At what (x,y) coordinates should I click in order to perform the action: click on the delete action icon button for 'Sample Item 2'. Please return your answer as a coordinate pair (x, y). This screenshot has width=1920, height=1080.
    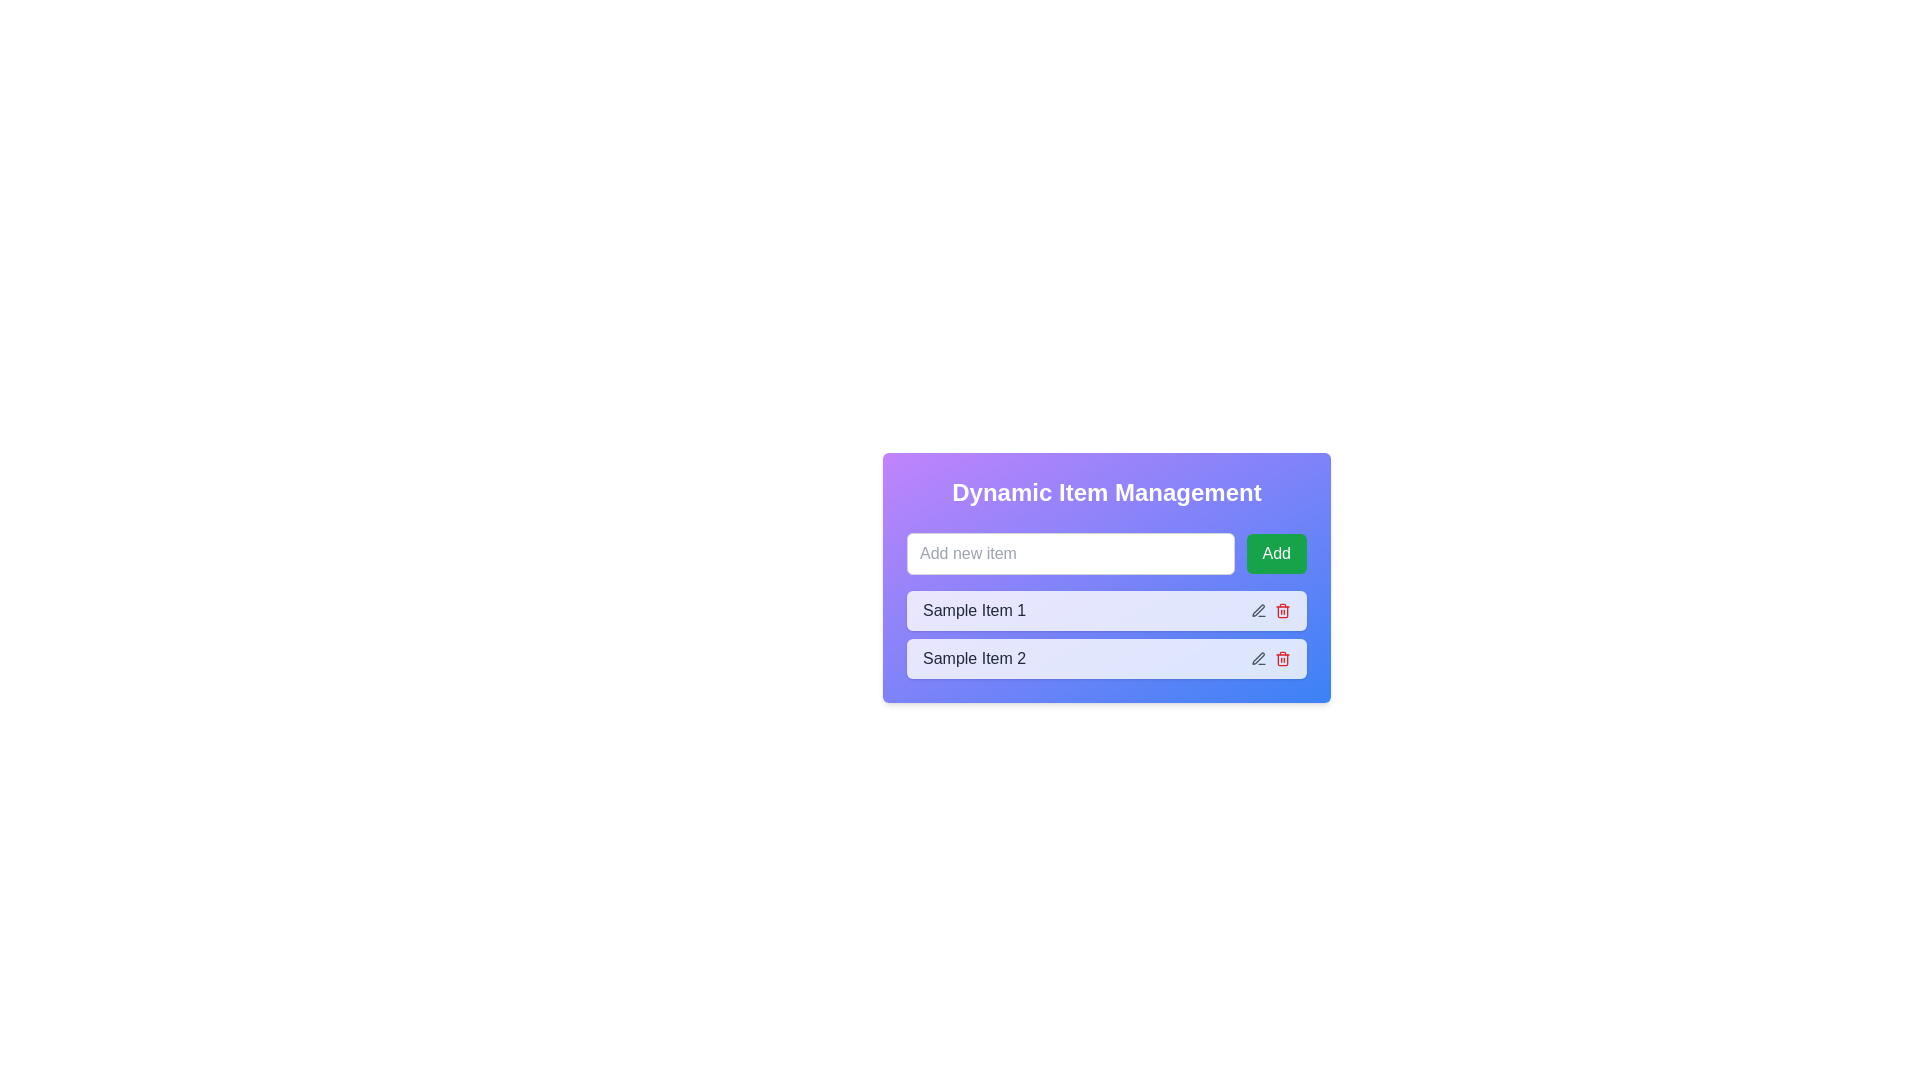
    Looking at the image, I should click on (1282, 609).